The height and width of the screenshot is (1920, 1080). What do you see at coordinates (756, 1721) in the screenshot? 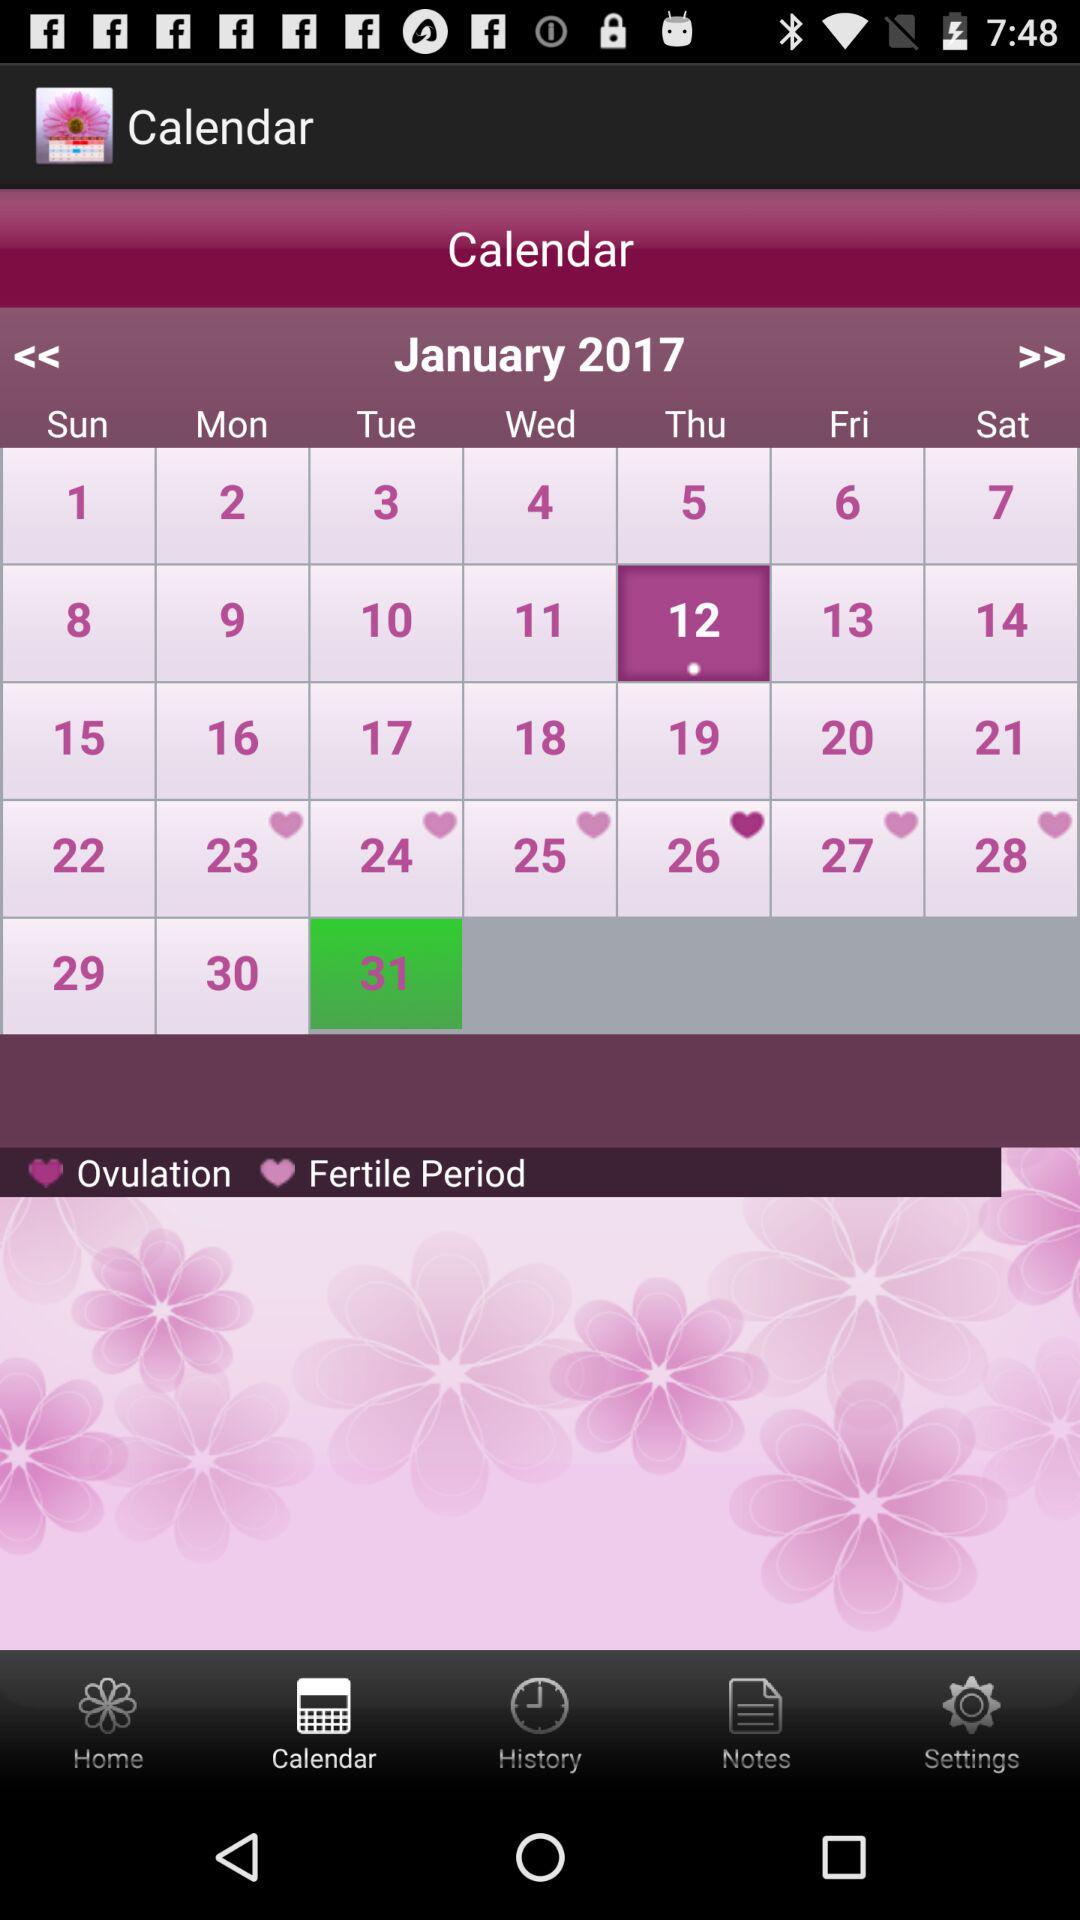
I see `notes` at bounding box center [756, 1721].